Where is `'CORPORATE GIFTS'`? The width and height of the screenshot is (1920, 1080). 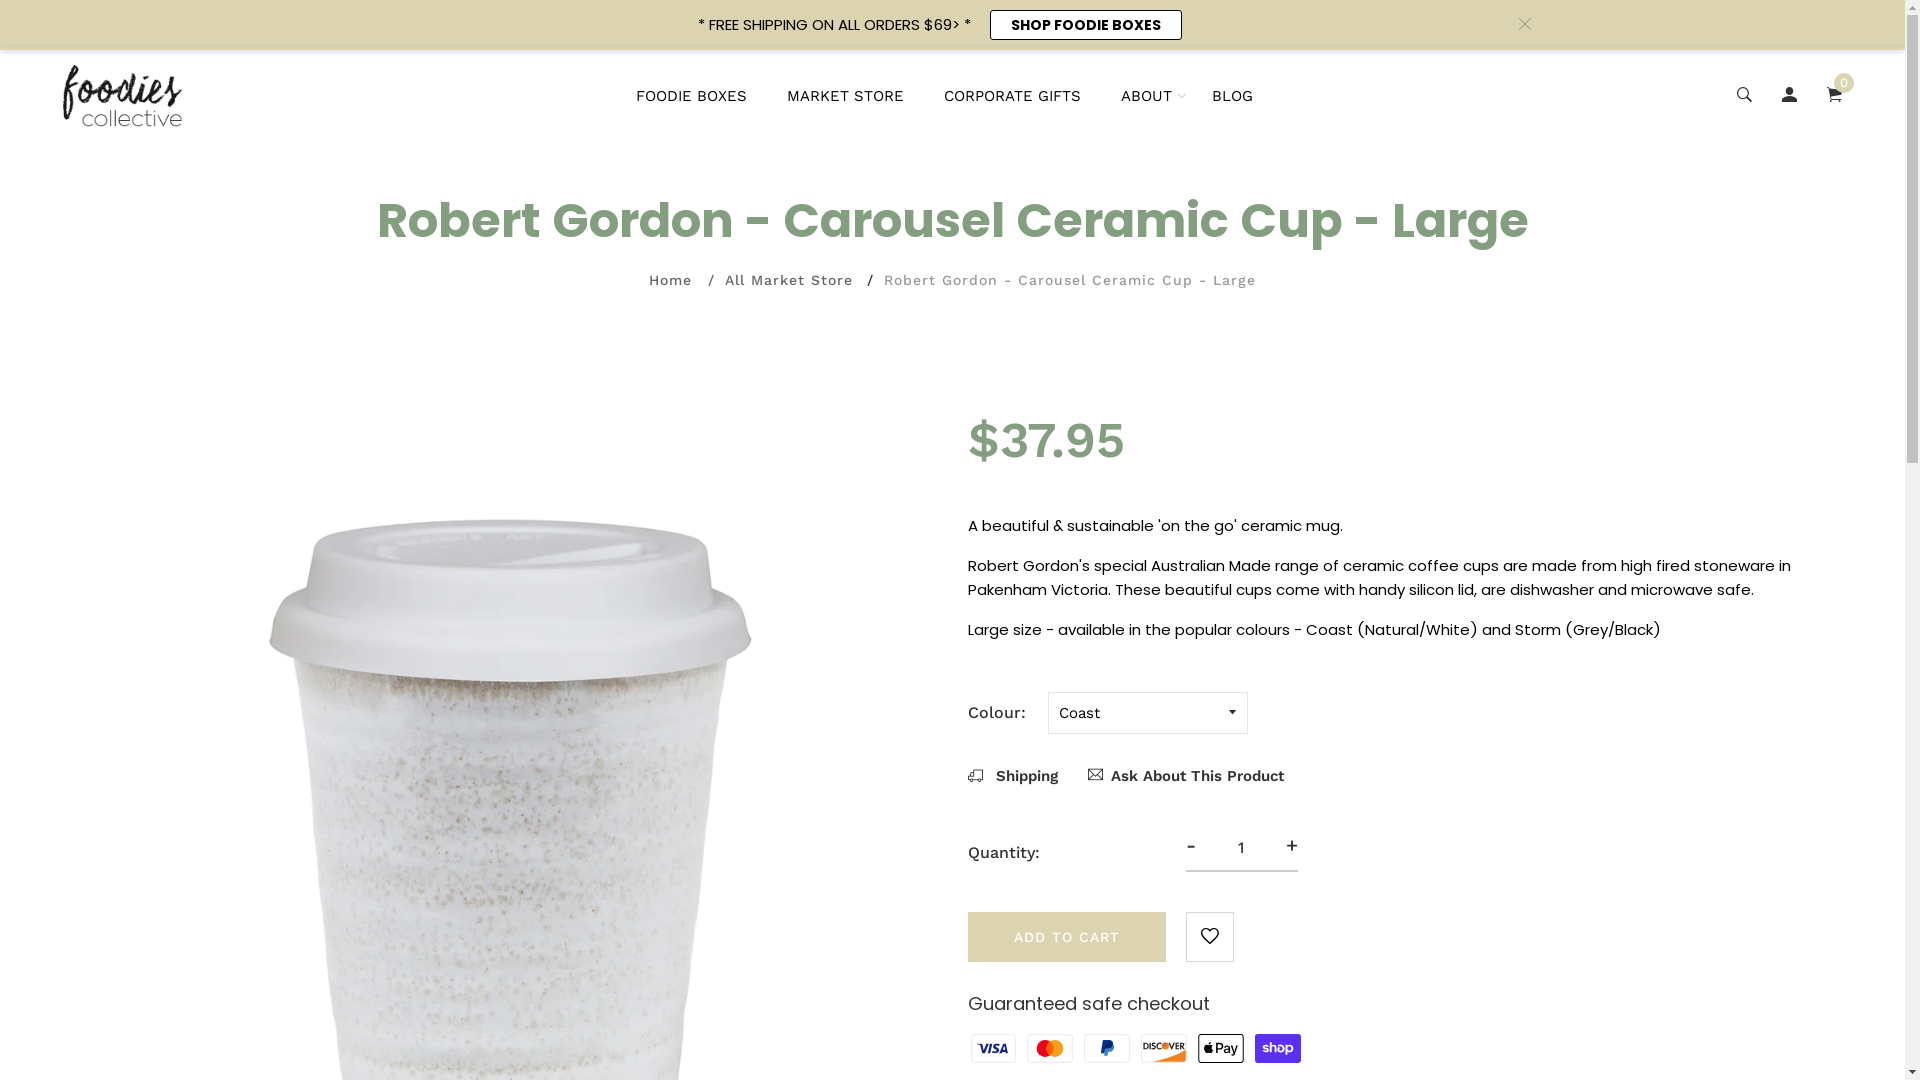
'CORPORATE GIFTS' is located at coordinates (1012, 96).